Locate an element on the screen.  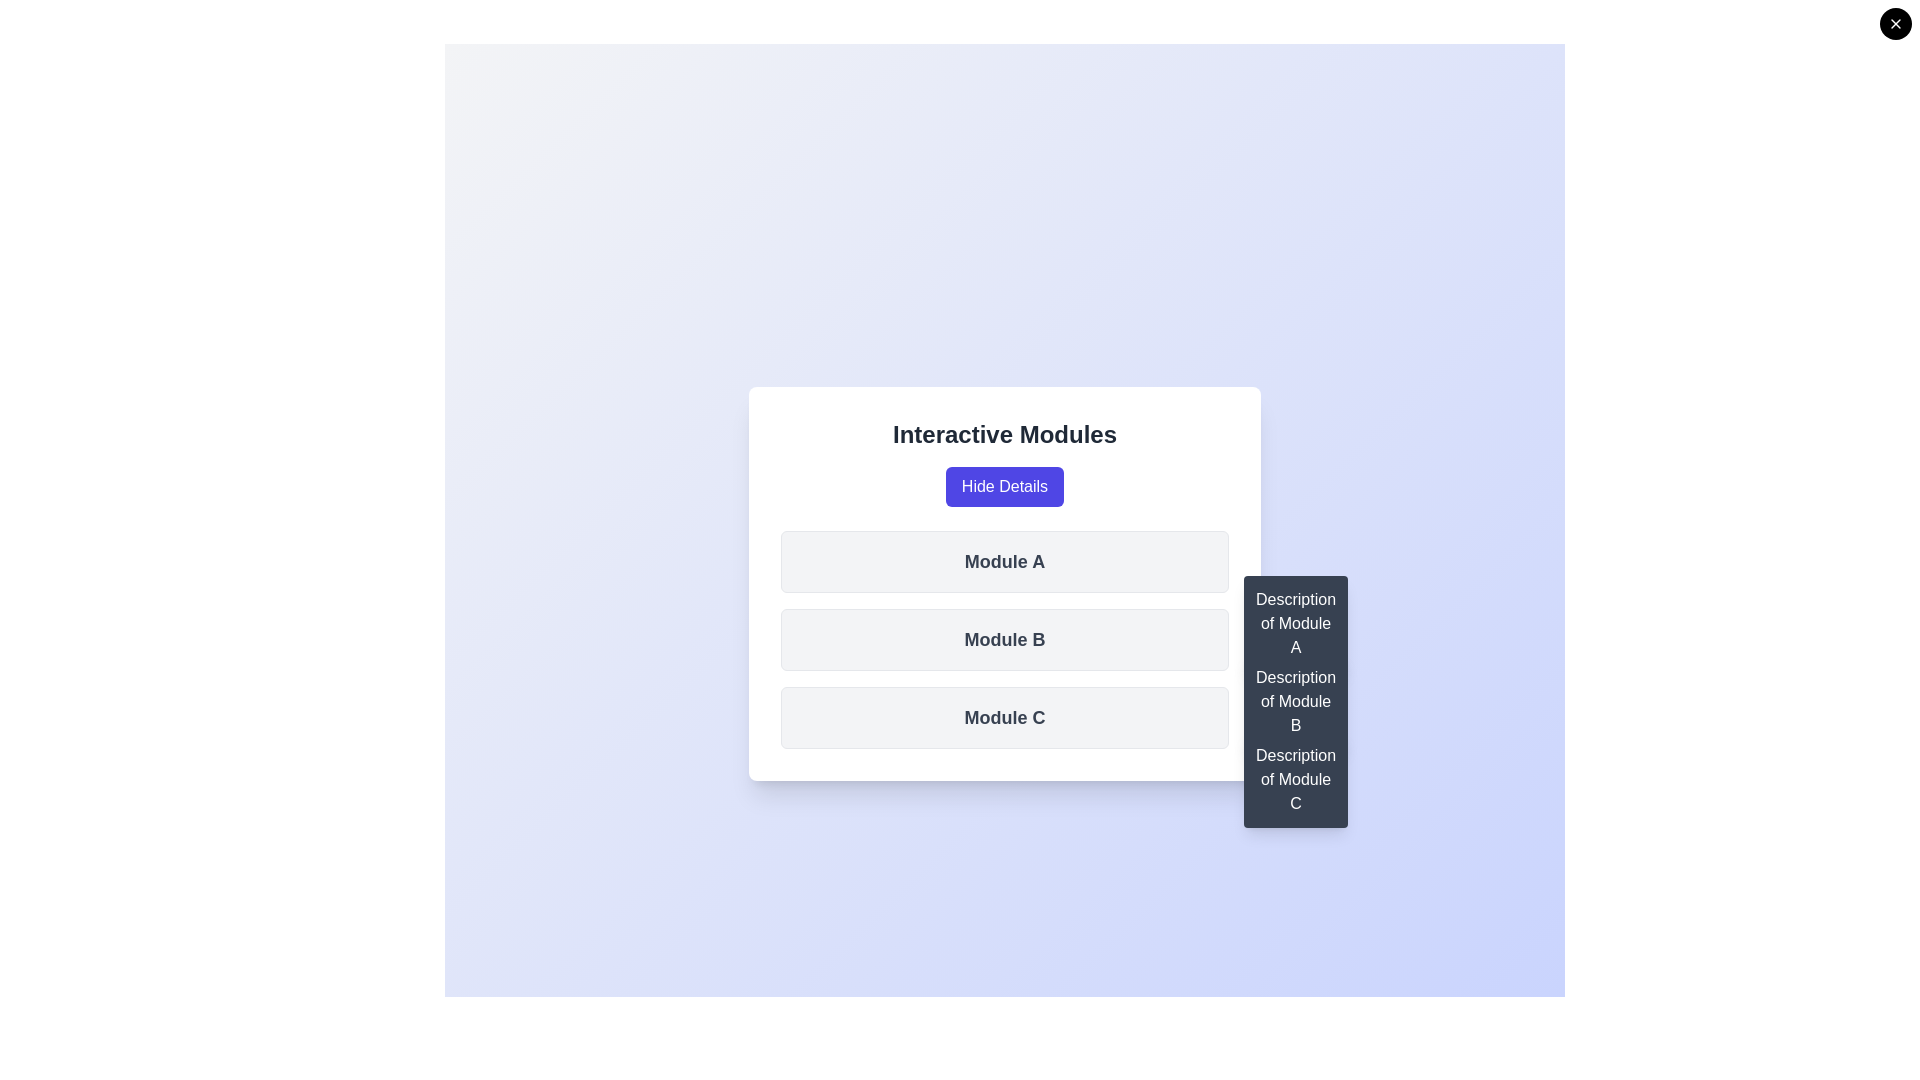
the Tooltip or informational panel displaying 'Description of Module A', which is a rectangular panel with rounded corners and a dark gray background, positioned to the right of the 'Module A' section is located at coordinates (1296, 623).